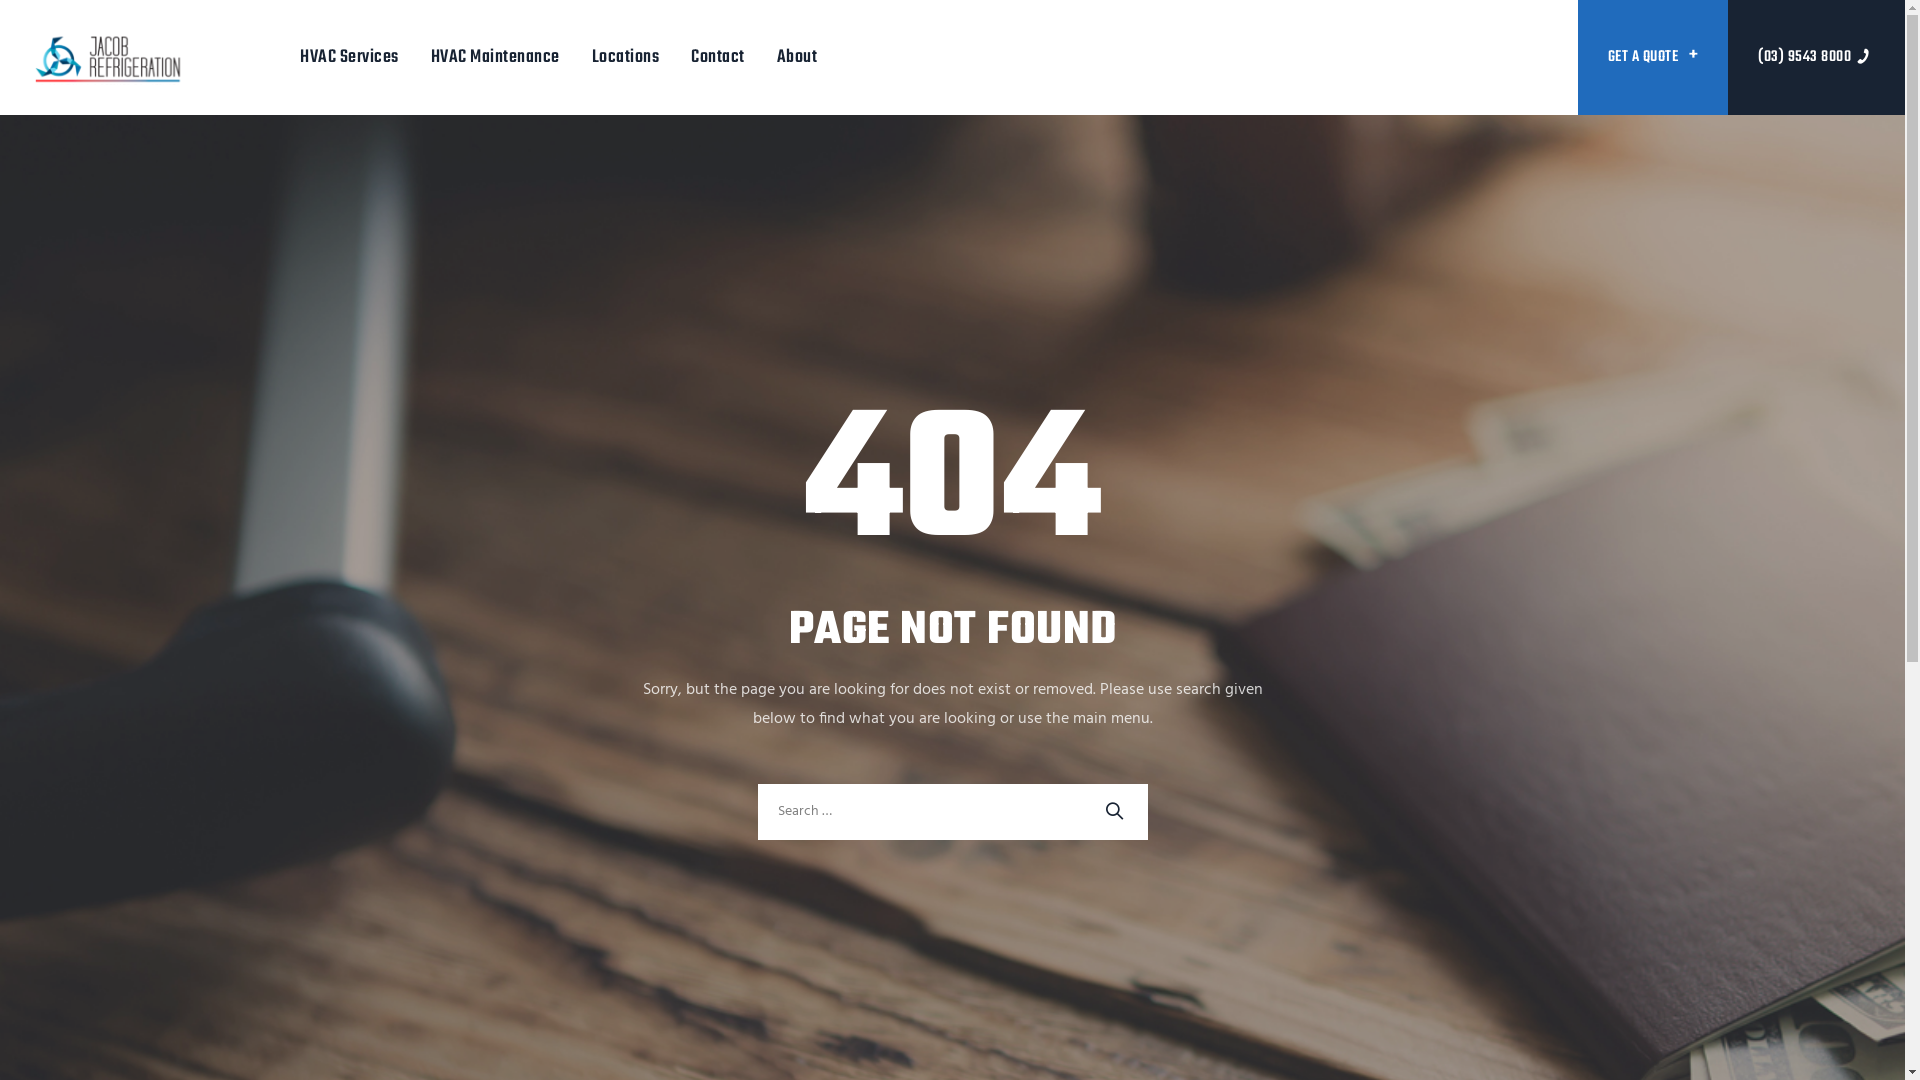 This screenshot has height=1080, width=1920. I want to click on 'About', so click(796, 56).